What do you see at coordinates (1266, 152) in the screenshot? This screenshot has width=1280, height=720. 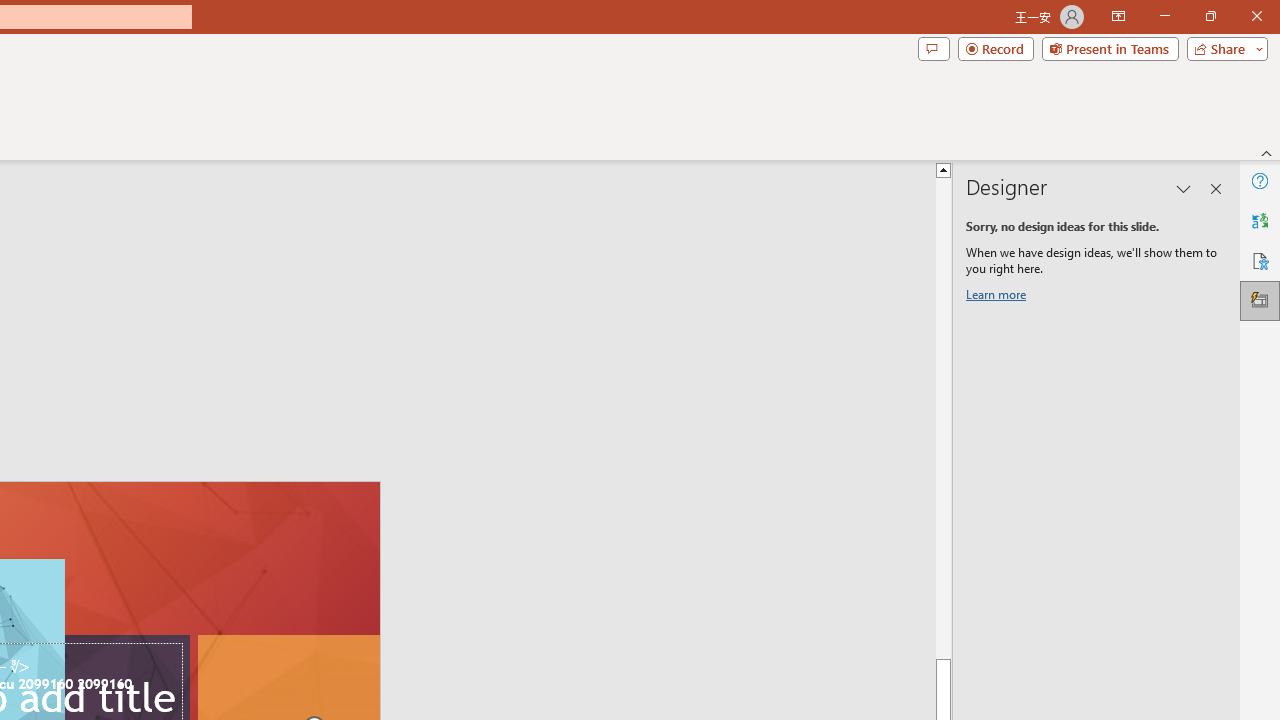 I see `'Collapse the Ribbon'` at bounding box center [1266, 152].